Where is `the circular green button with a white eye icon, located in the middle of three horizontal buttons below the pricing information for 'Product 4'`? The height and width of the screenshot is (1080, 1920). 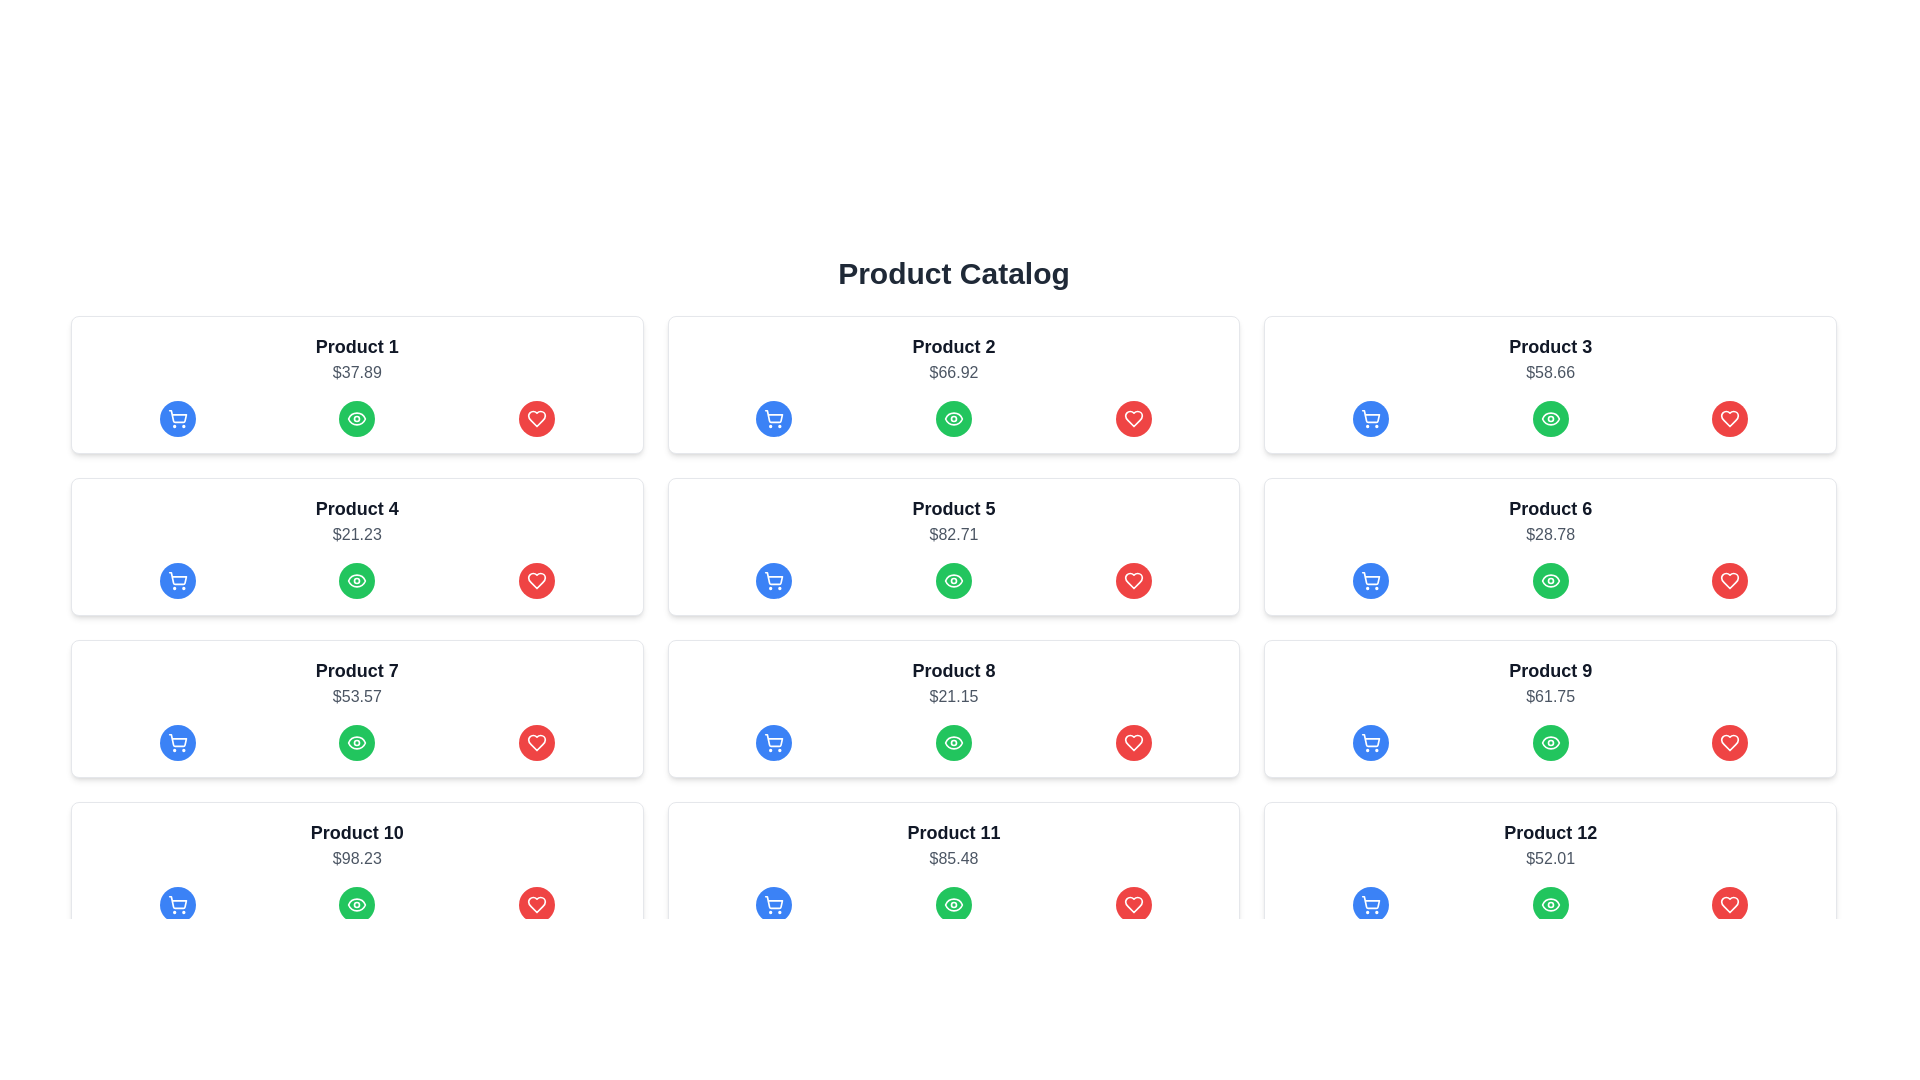
the circular green button with a white eye icon, located in the middle of three horizontal buttons below the pricing information for 'Product 4' is located at coordinates (357, 581).